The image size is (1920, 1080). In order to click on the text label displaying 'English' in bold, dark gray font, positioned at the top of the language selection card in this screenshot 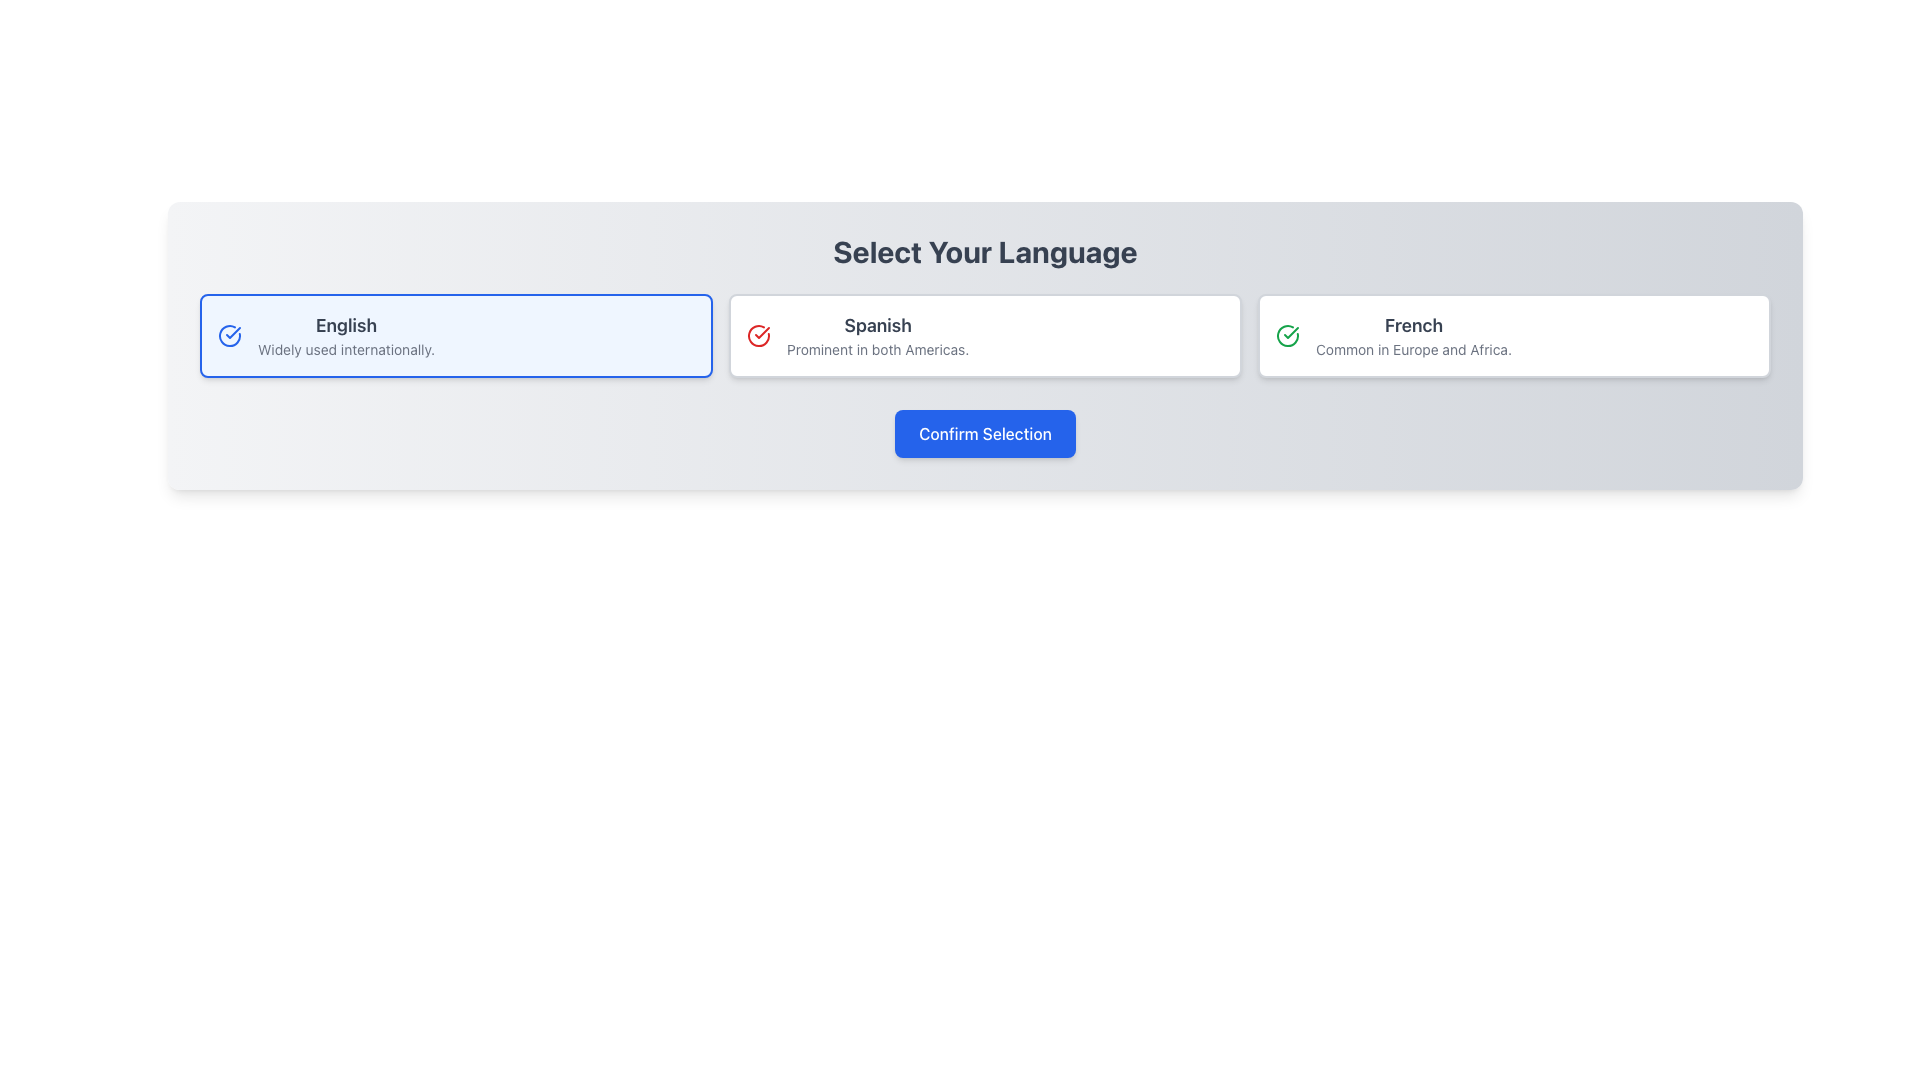, I will do `click(346, 325)`.